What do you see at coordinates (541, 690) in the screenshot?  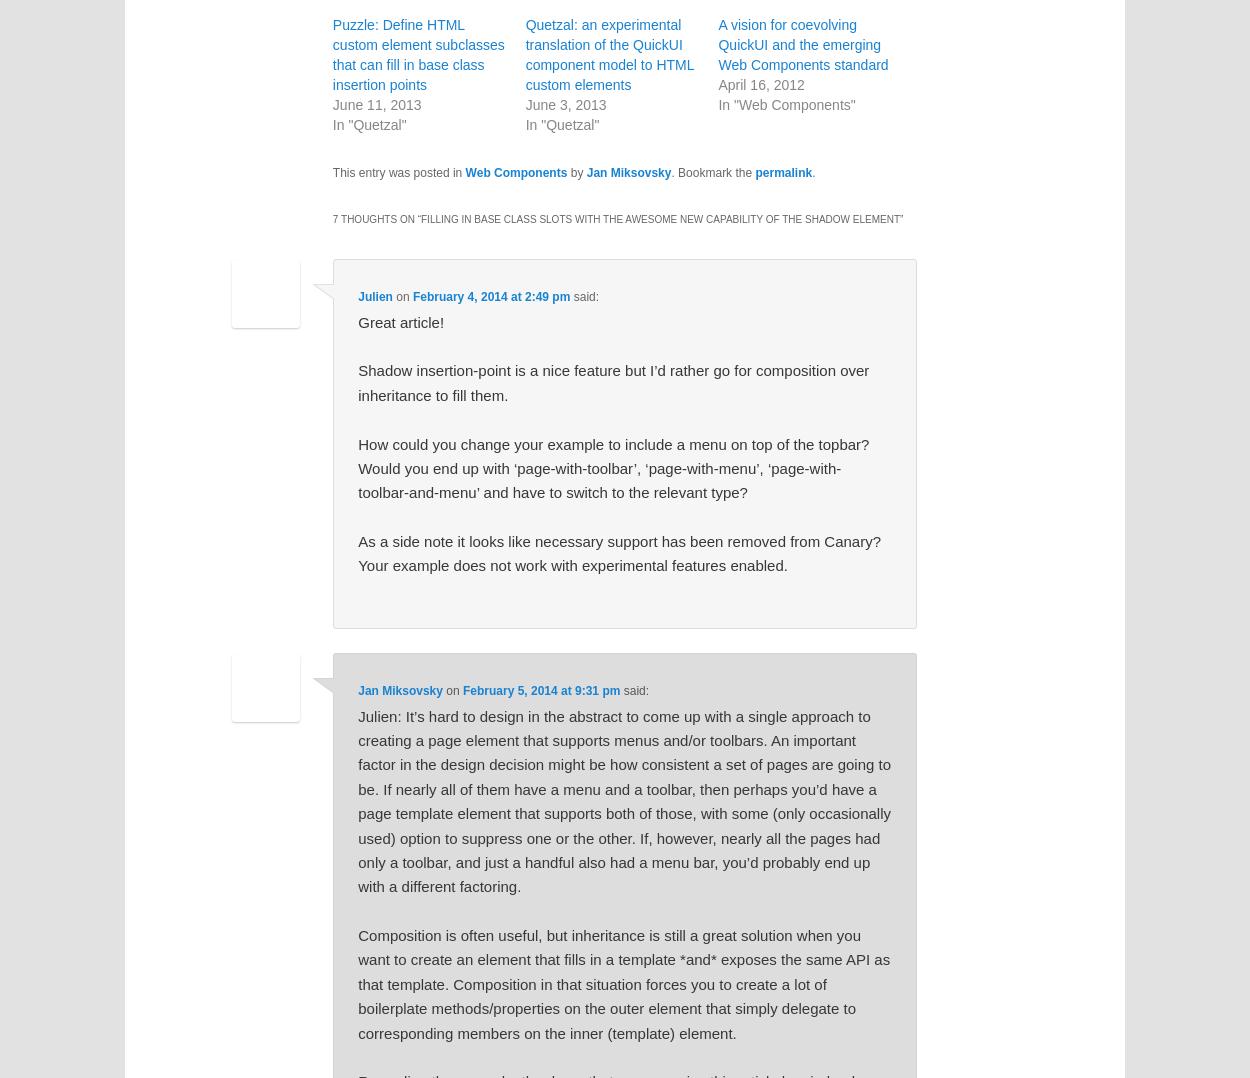 I see `'February 5, 2014 at 9:31 pm'` at bounding box center [541, 690].